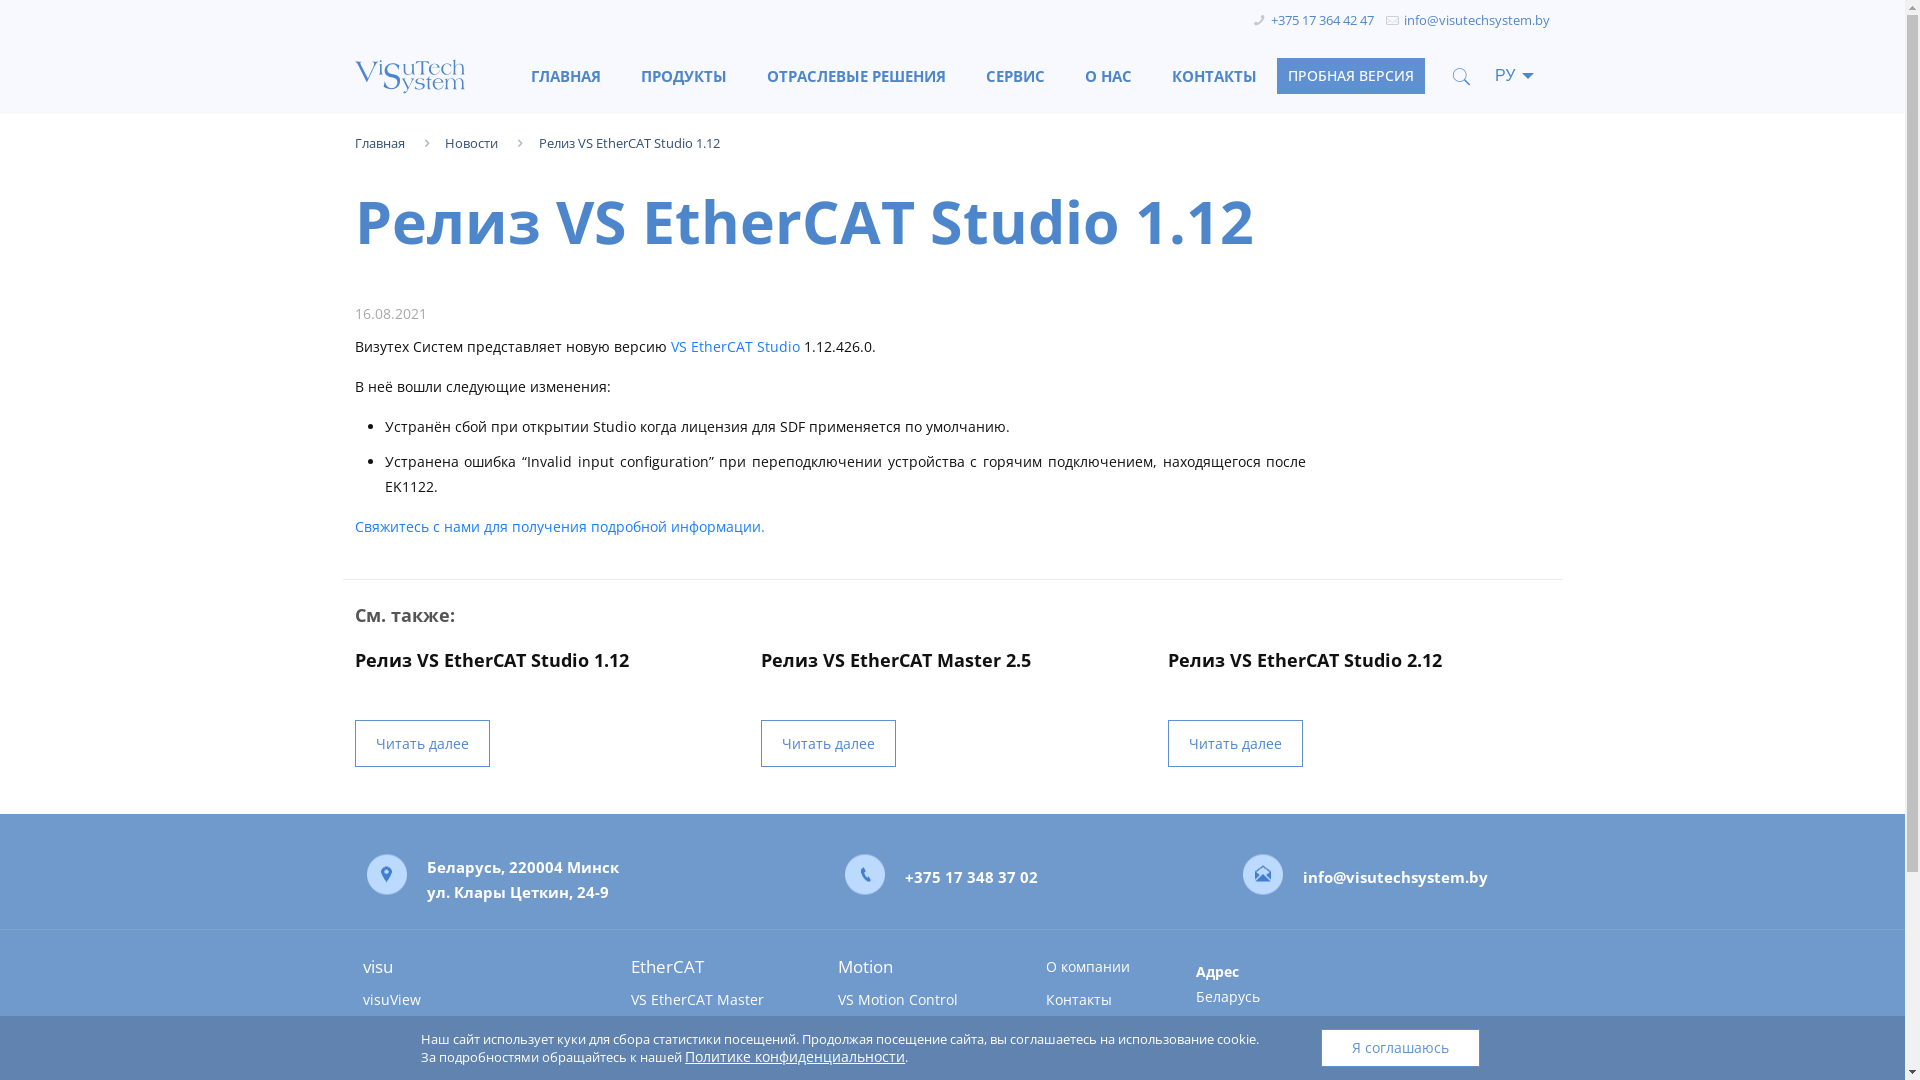  Describe the element at coordinates (355, 75) in the screenshot. I see `'Visutech System'` at that location.